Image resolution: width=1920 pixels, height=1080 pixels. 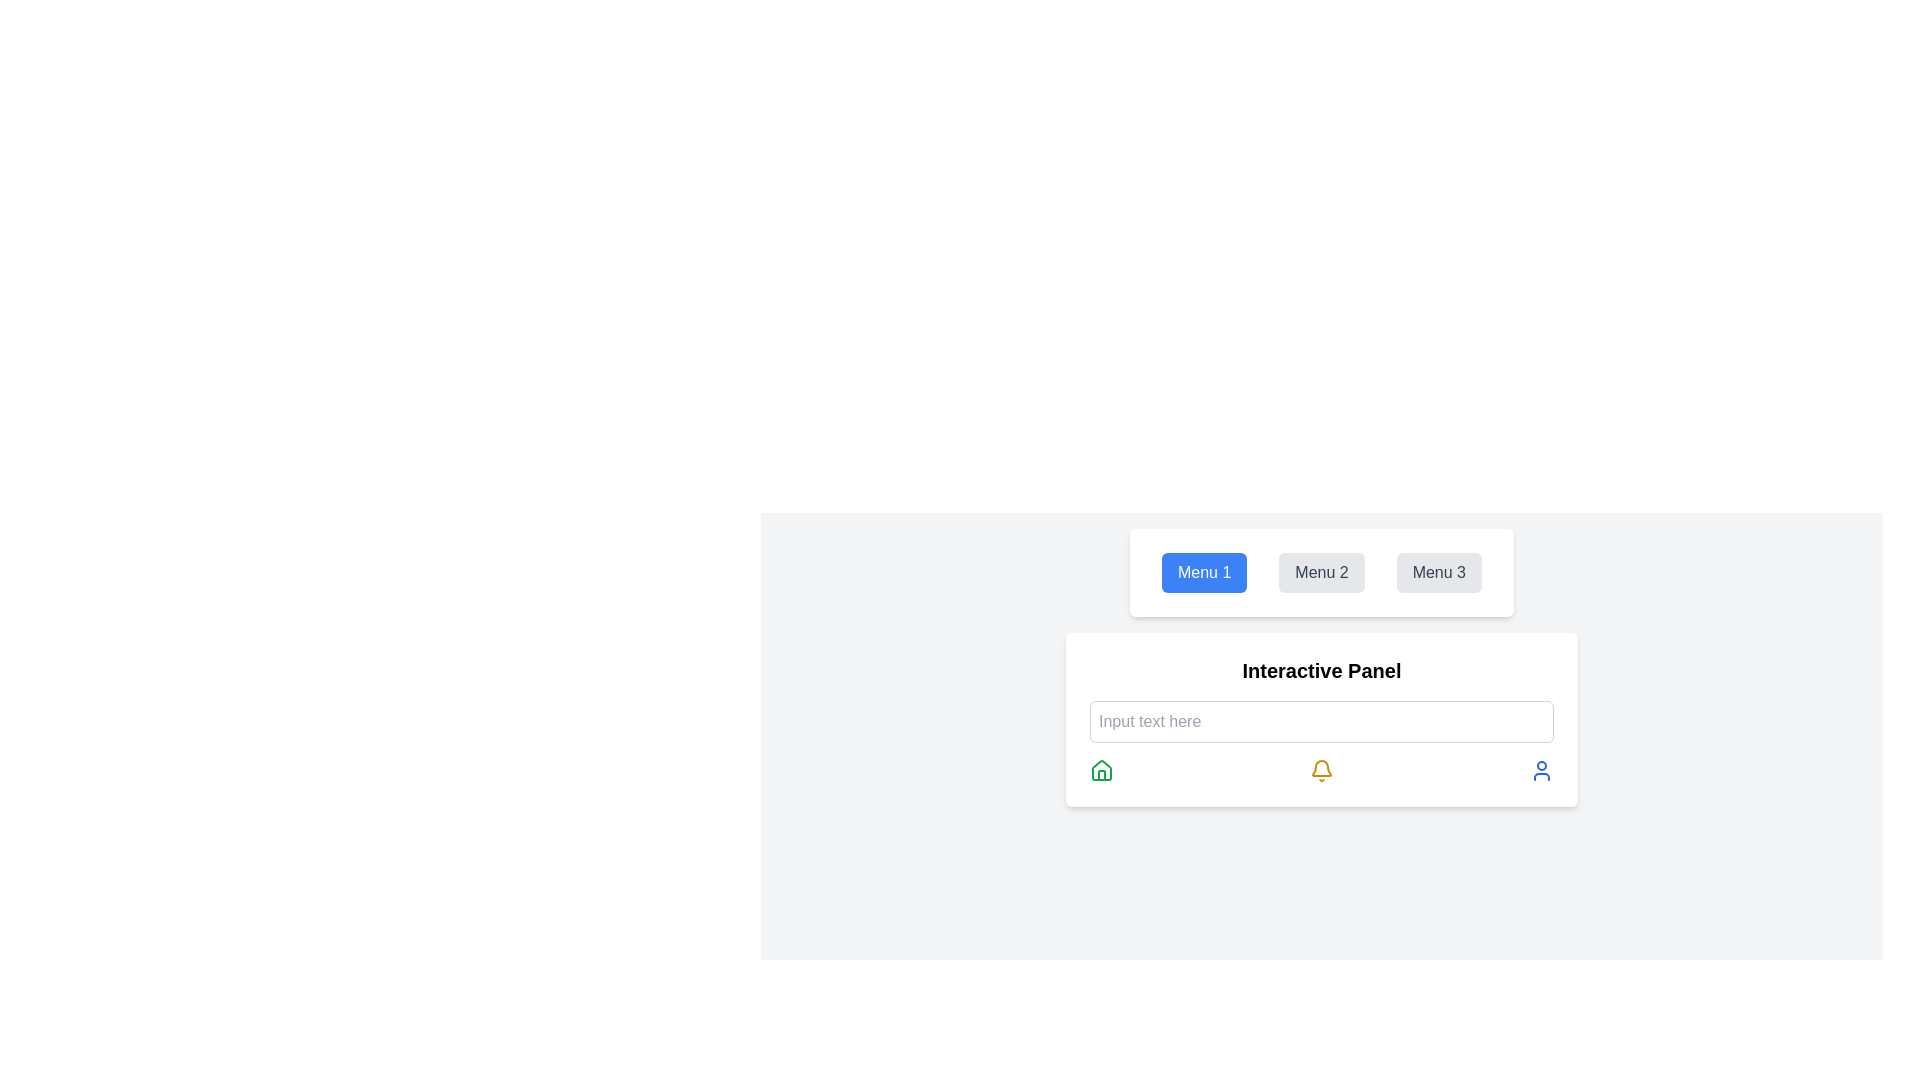 What do you see at coordinates (1321, 720) in the screenshot?
I see `any of the icons located within the 'Interactive Panel' which features a white background and a bold title at the top` at bounding box center [1321, 720].